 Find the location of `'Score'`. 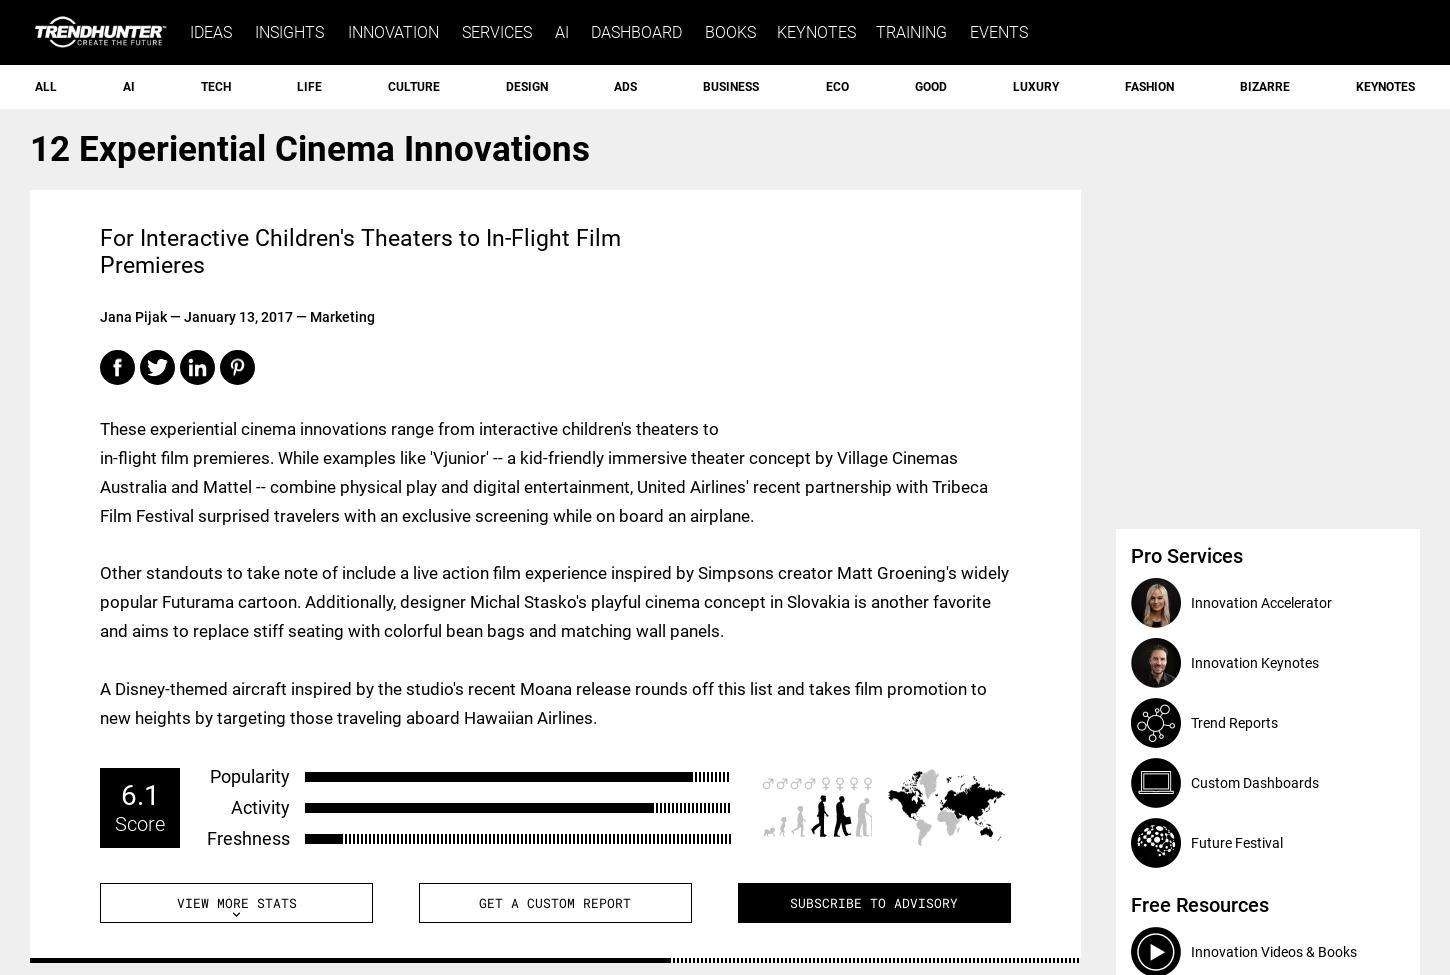

'Score' is located at coordinates (139, 823).